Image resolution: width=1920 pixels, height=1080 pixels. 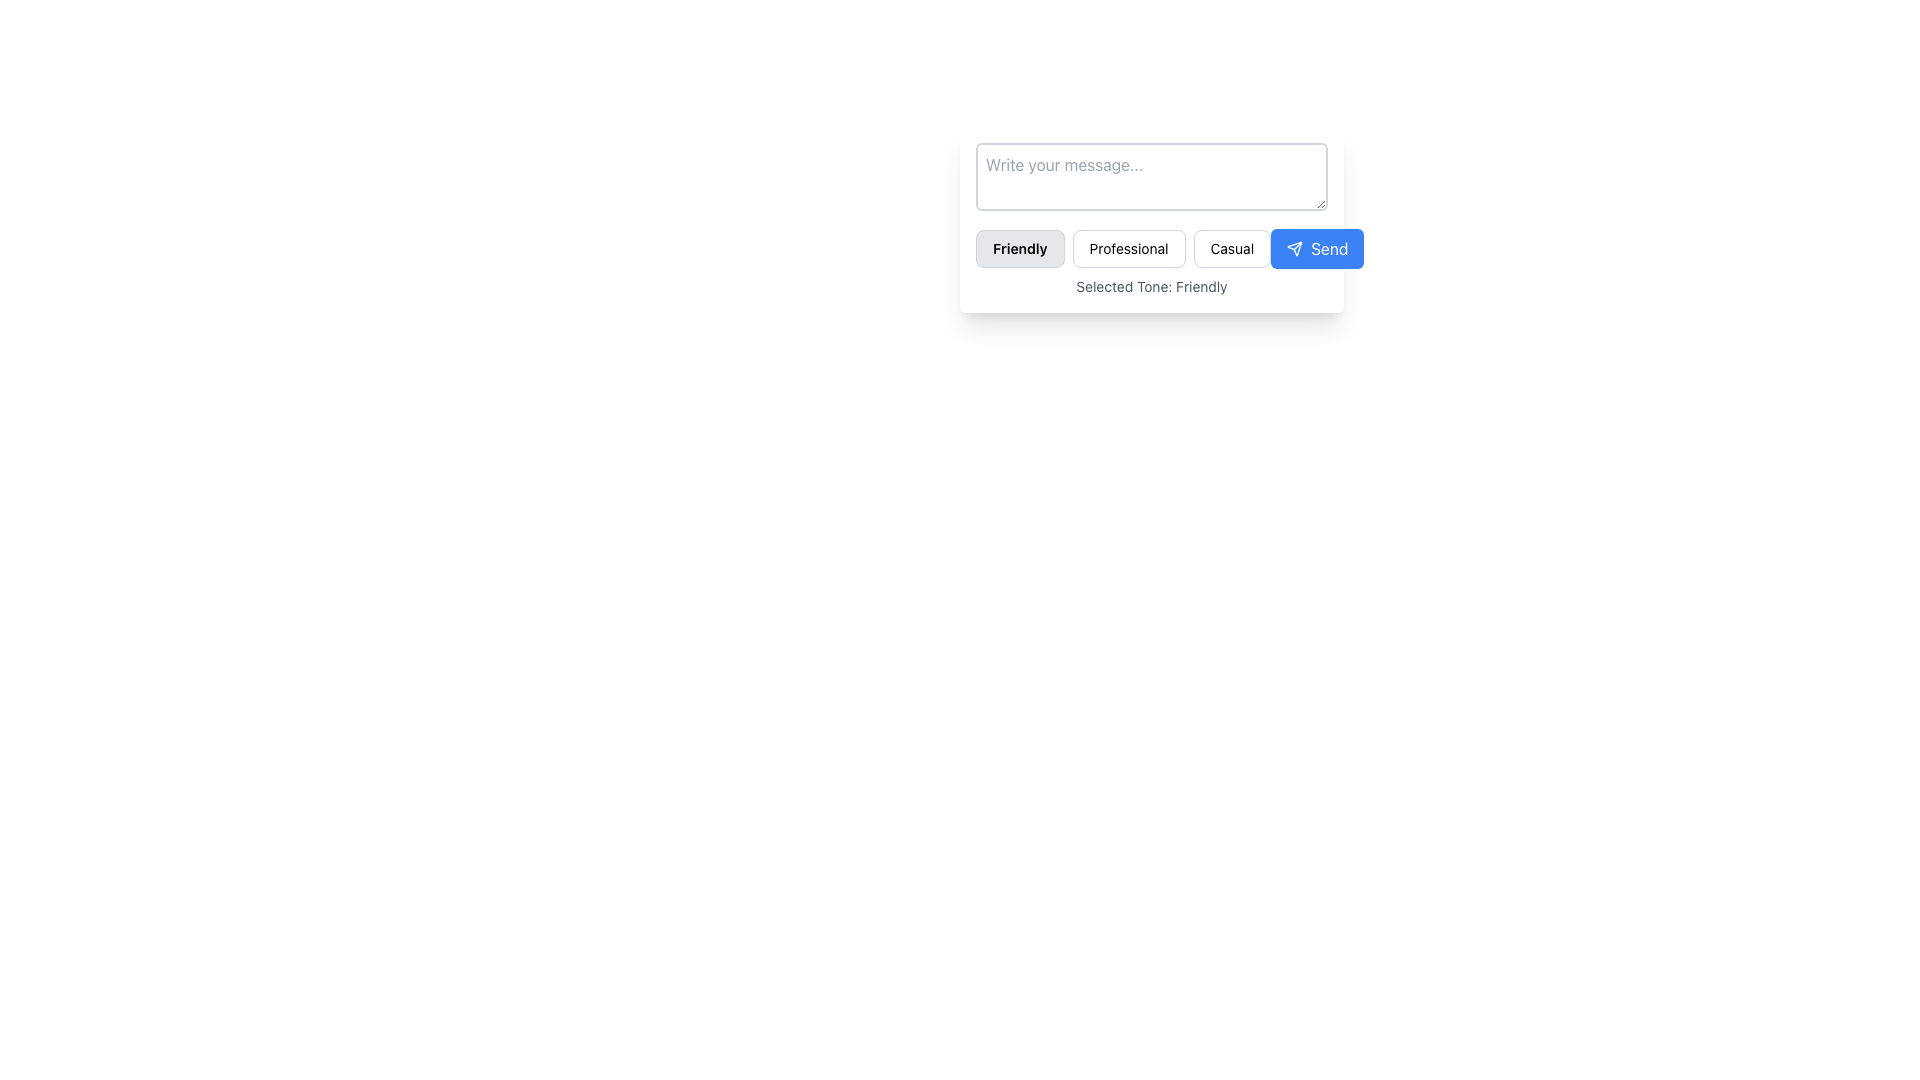 I want to click on the static text label that displays 'Selected Tone: Friendly' located below the tone selection buttons and the 'Send' button, so click(x=1152, y=286).